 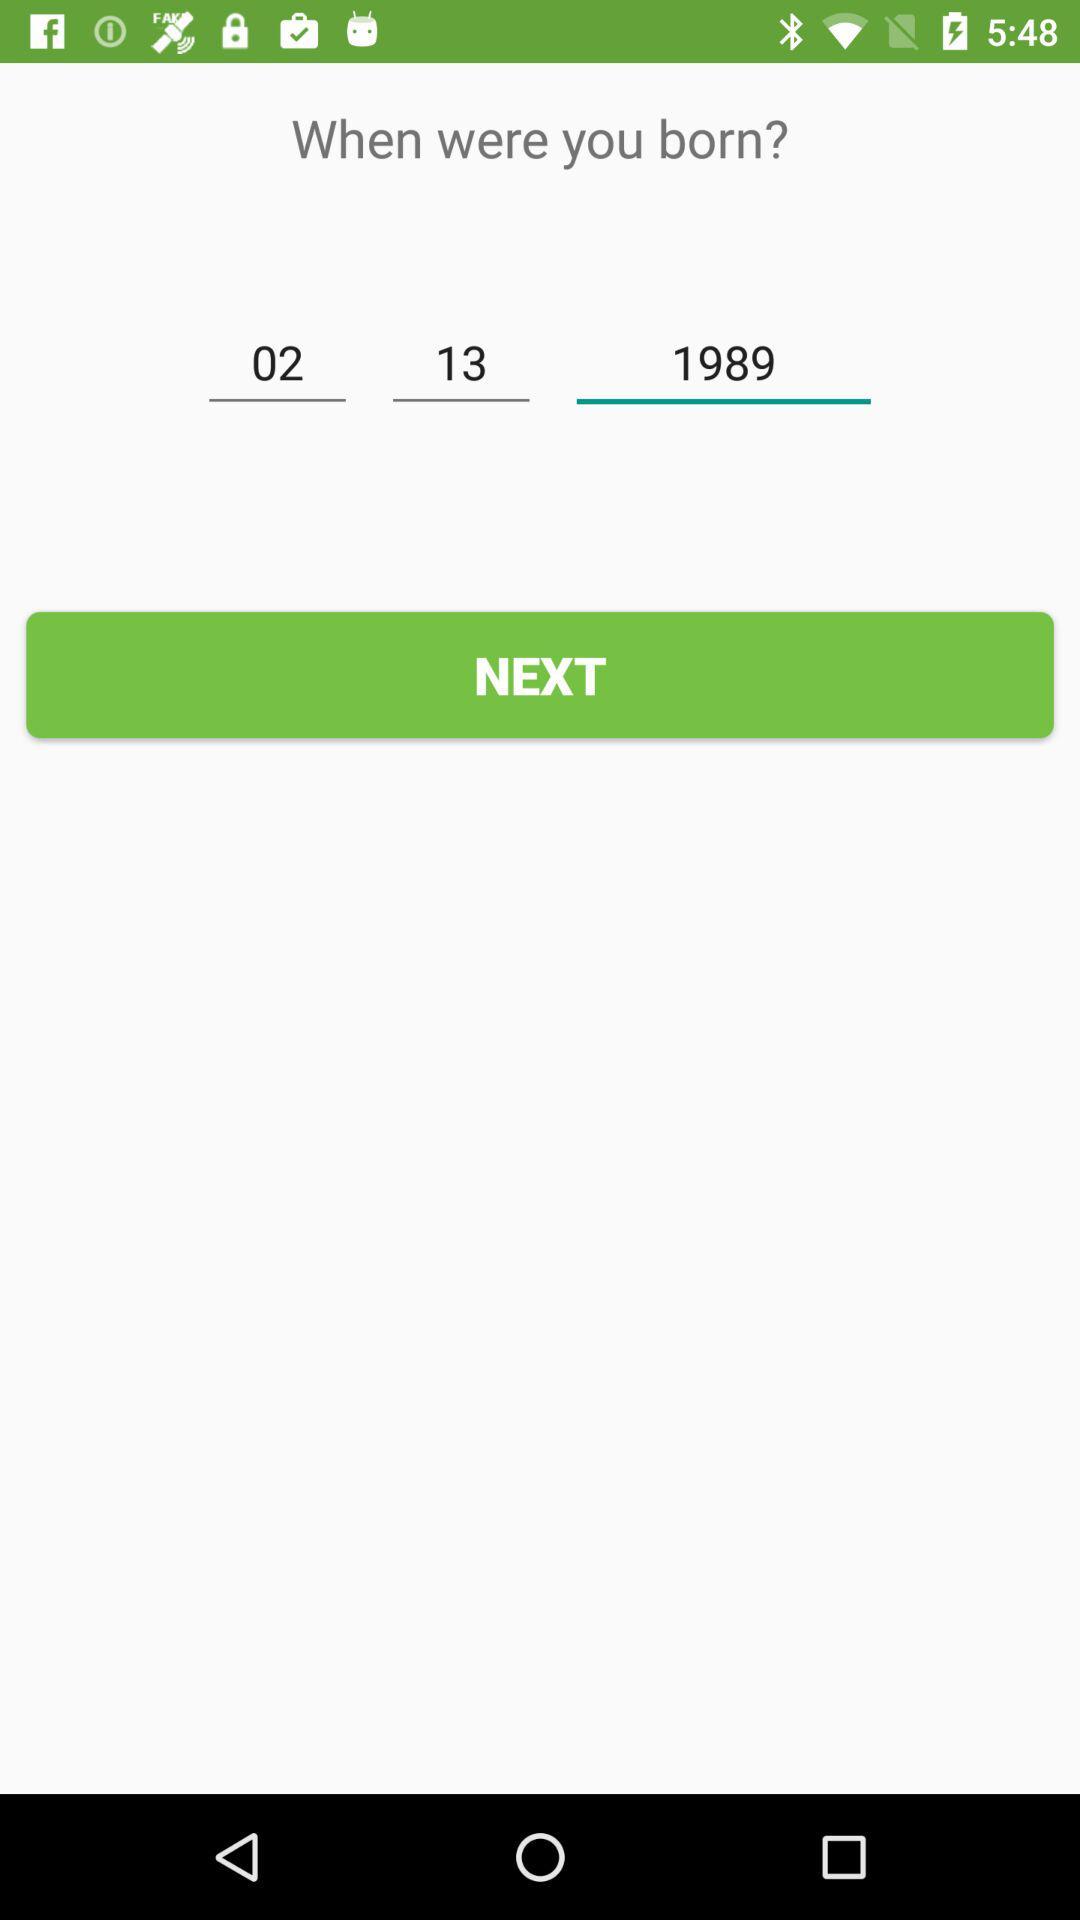 I want to click on the icon above the next, so click(x=461, y=363).